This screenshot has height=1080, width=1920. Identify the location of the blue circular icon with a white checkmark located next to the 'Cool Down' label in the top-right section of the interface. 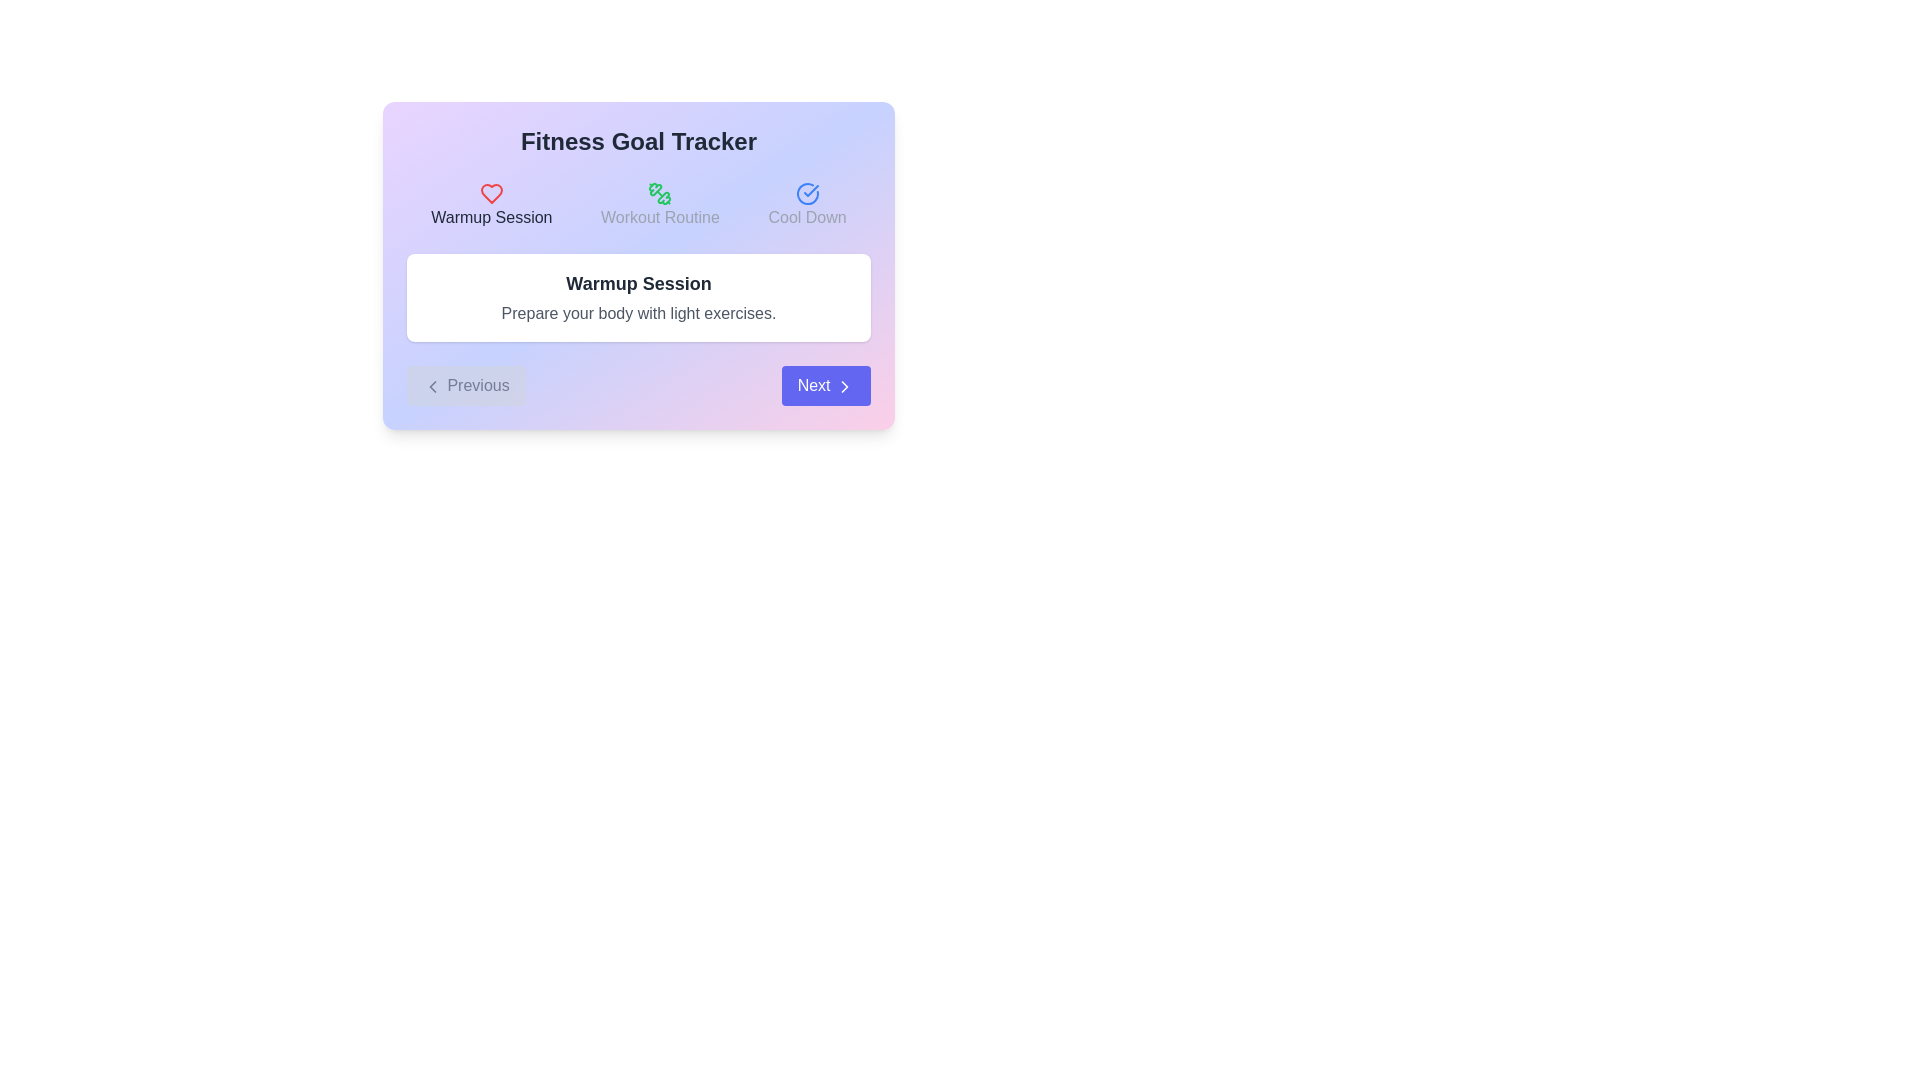
(807, 193).